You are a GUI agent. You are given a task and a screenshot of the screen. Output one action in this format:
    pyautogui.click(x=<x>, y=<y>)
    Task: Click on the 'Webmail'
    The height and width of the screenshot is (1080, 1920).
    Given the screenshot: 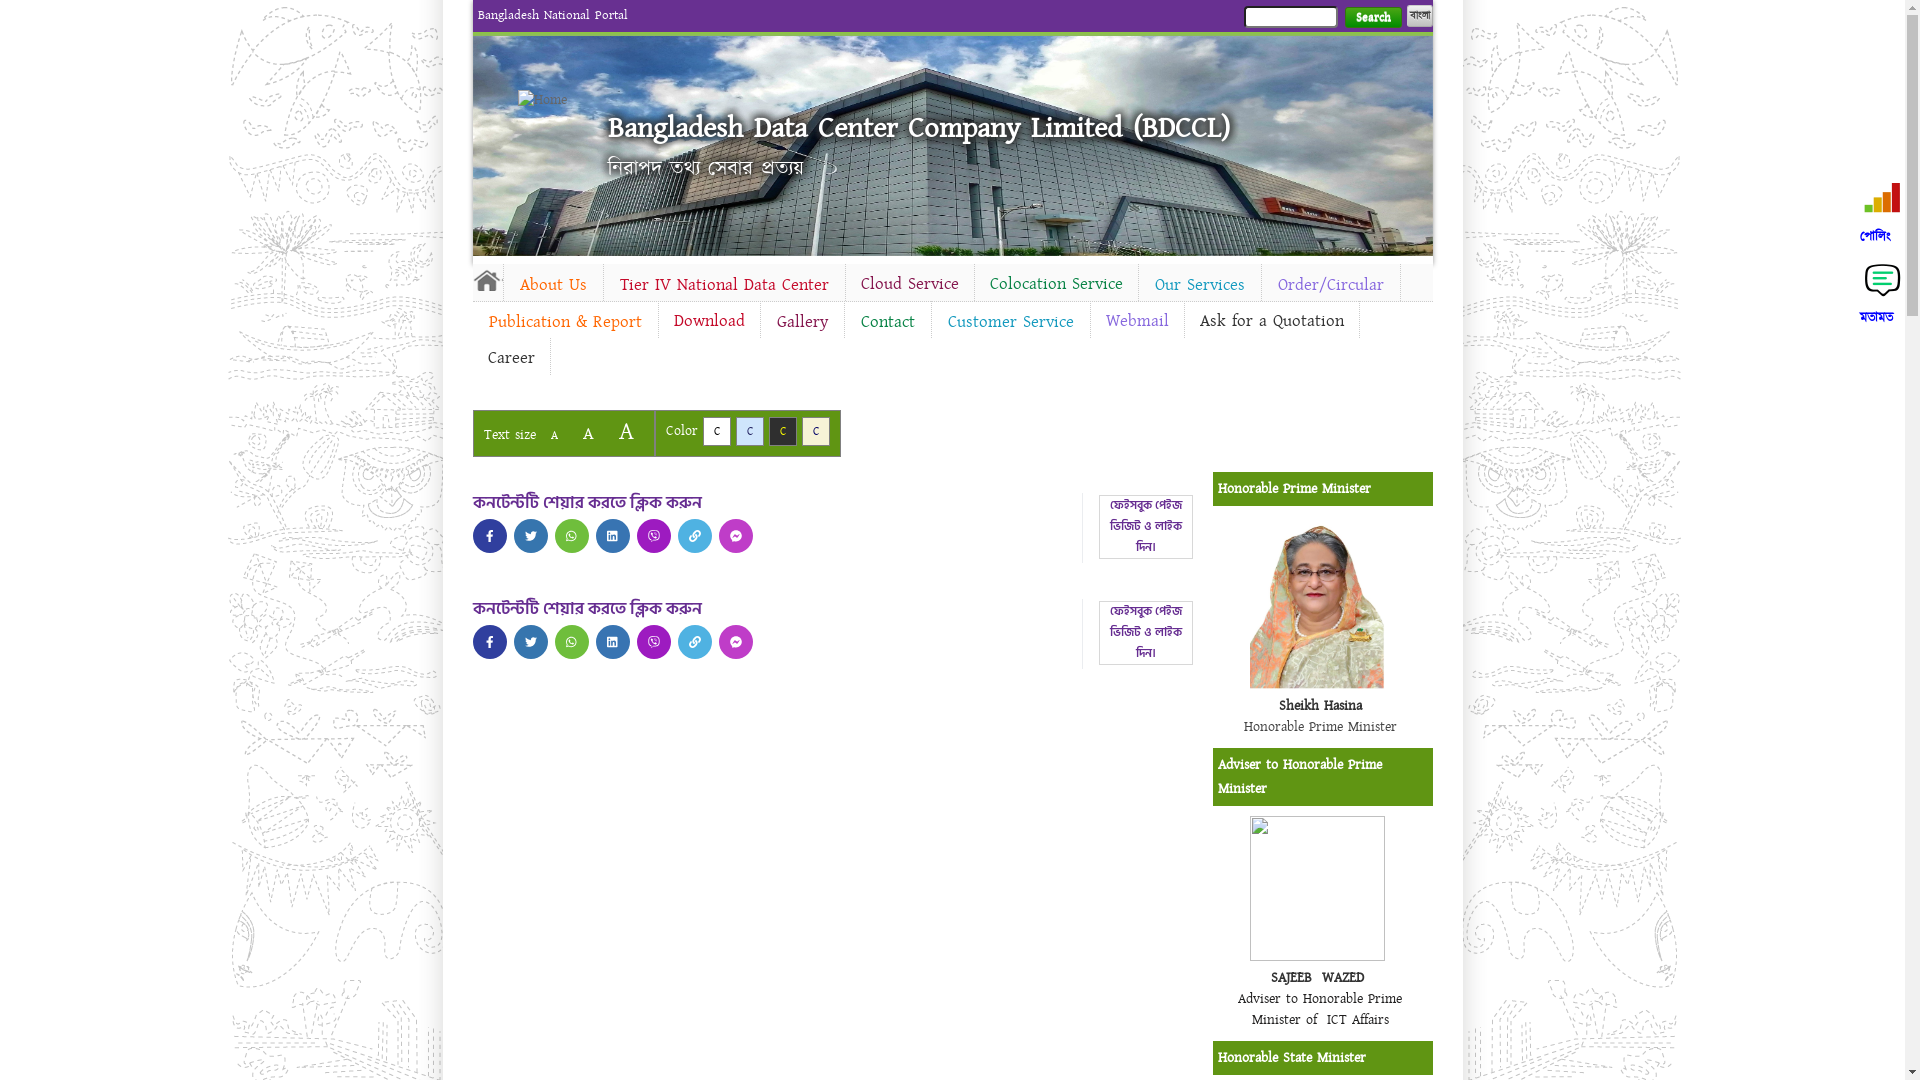 What is the action you would take?
    pyautogui.click(x=1088, y=319)
    